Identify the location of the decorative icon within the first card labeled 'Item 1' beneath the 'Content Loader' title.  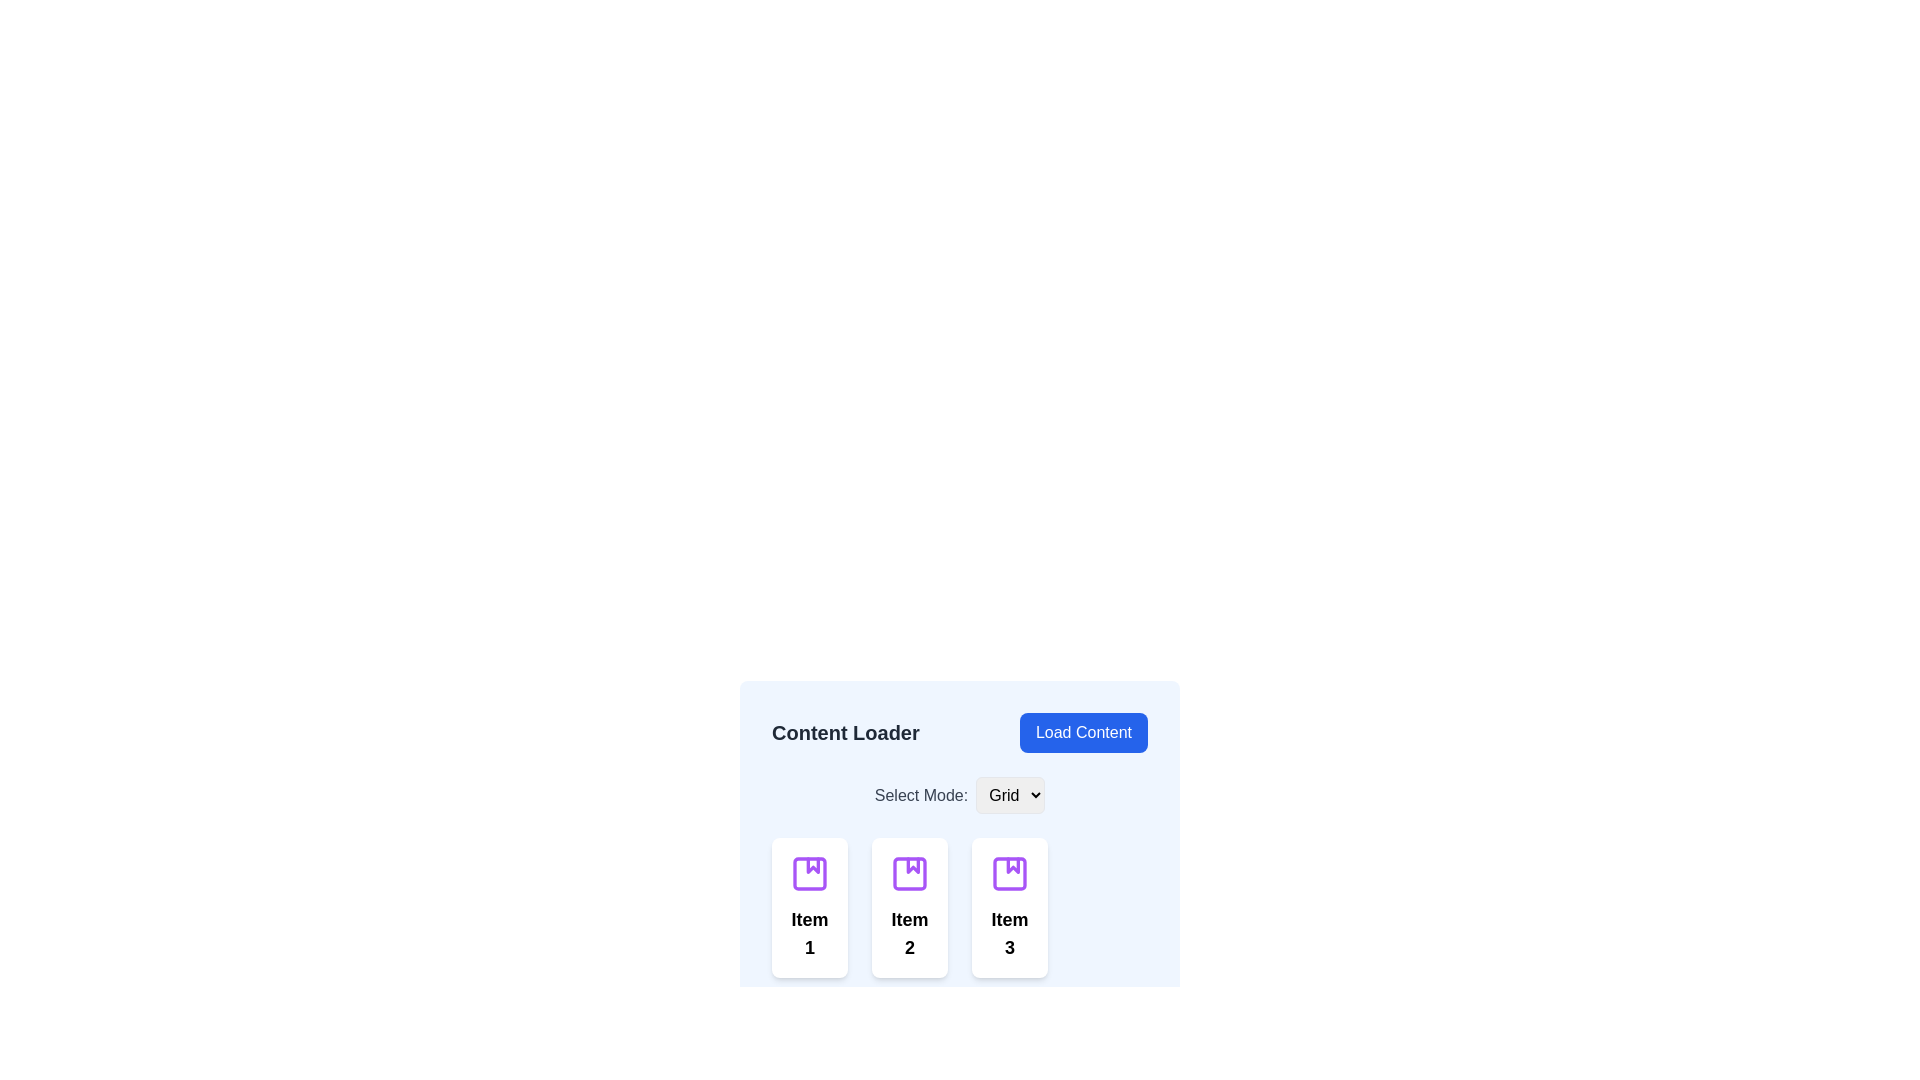
(813, 864).